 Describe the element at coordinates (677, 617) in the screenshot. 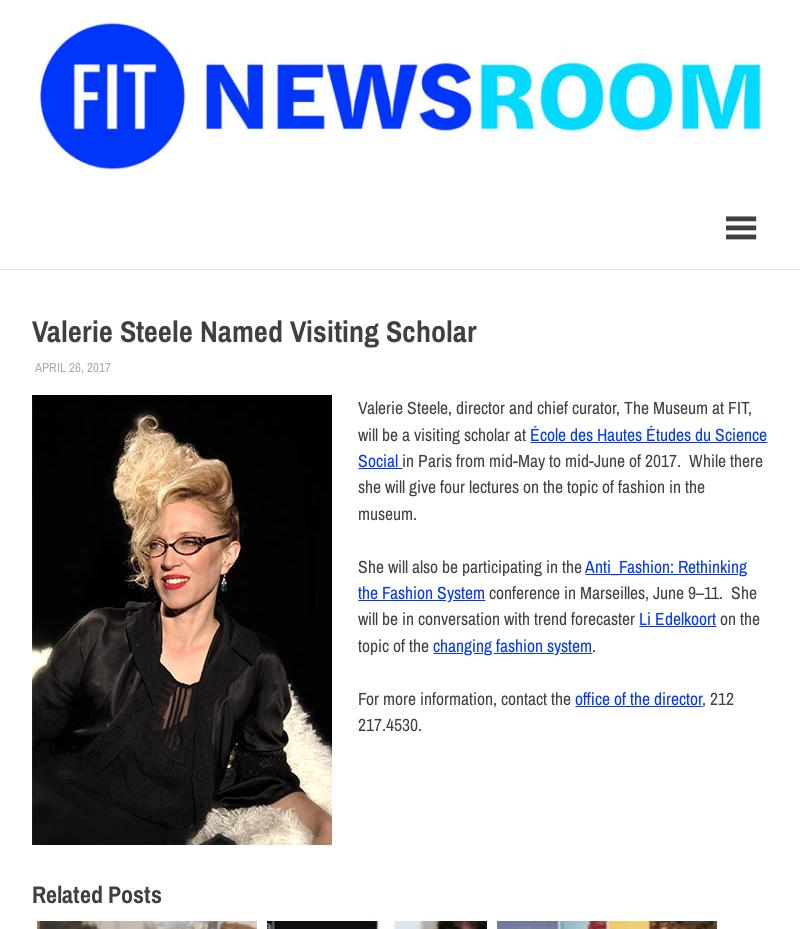

I see `'Li Edelkoort'` at that location.